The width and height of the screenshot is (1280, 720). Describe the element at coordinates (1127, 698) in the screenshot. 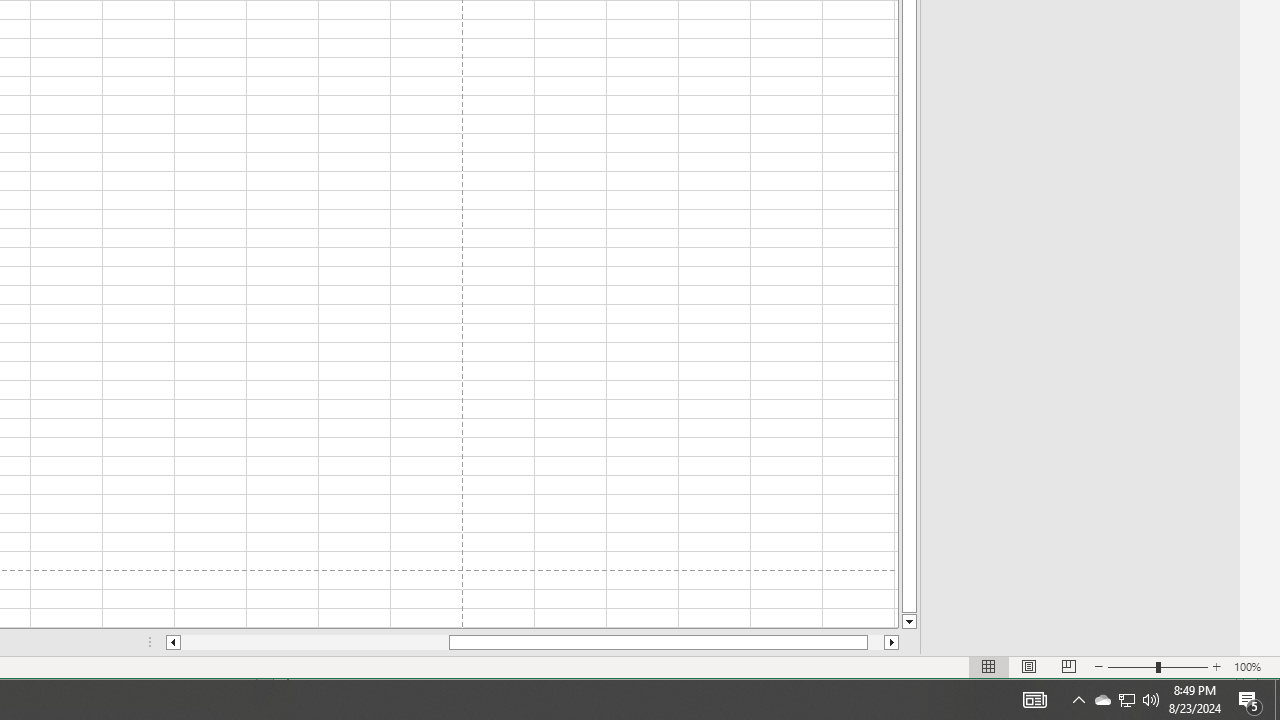

I see `'User Promoted Notification Area'` at that location.